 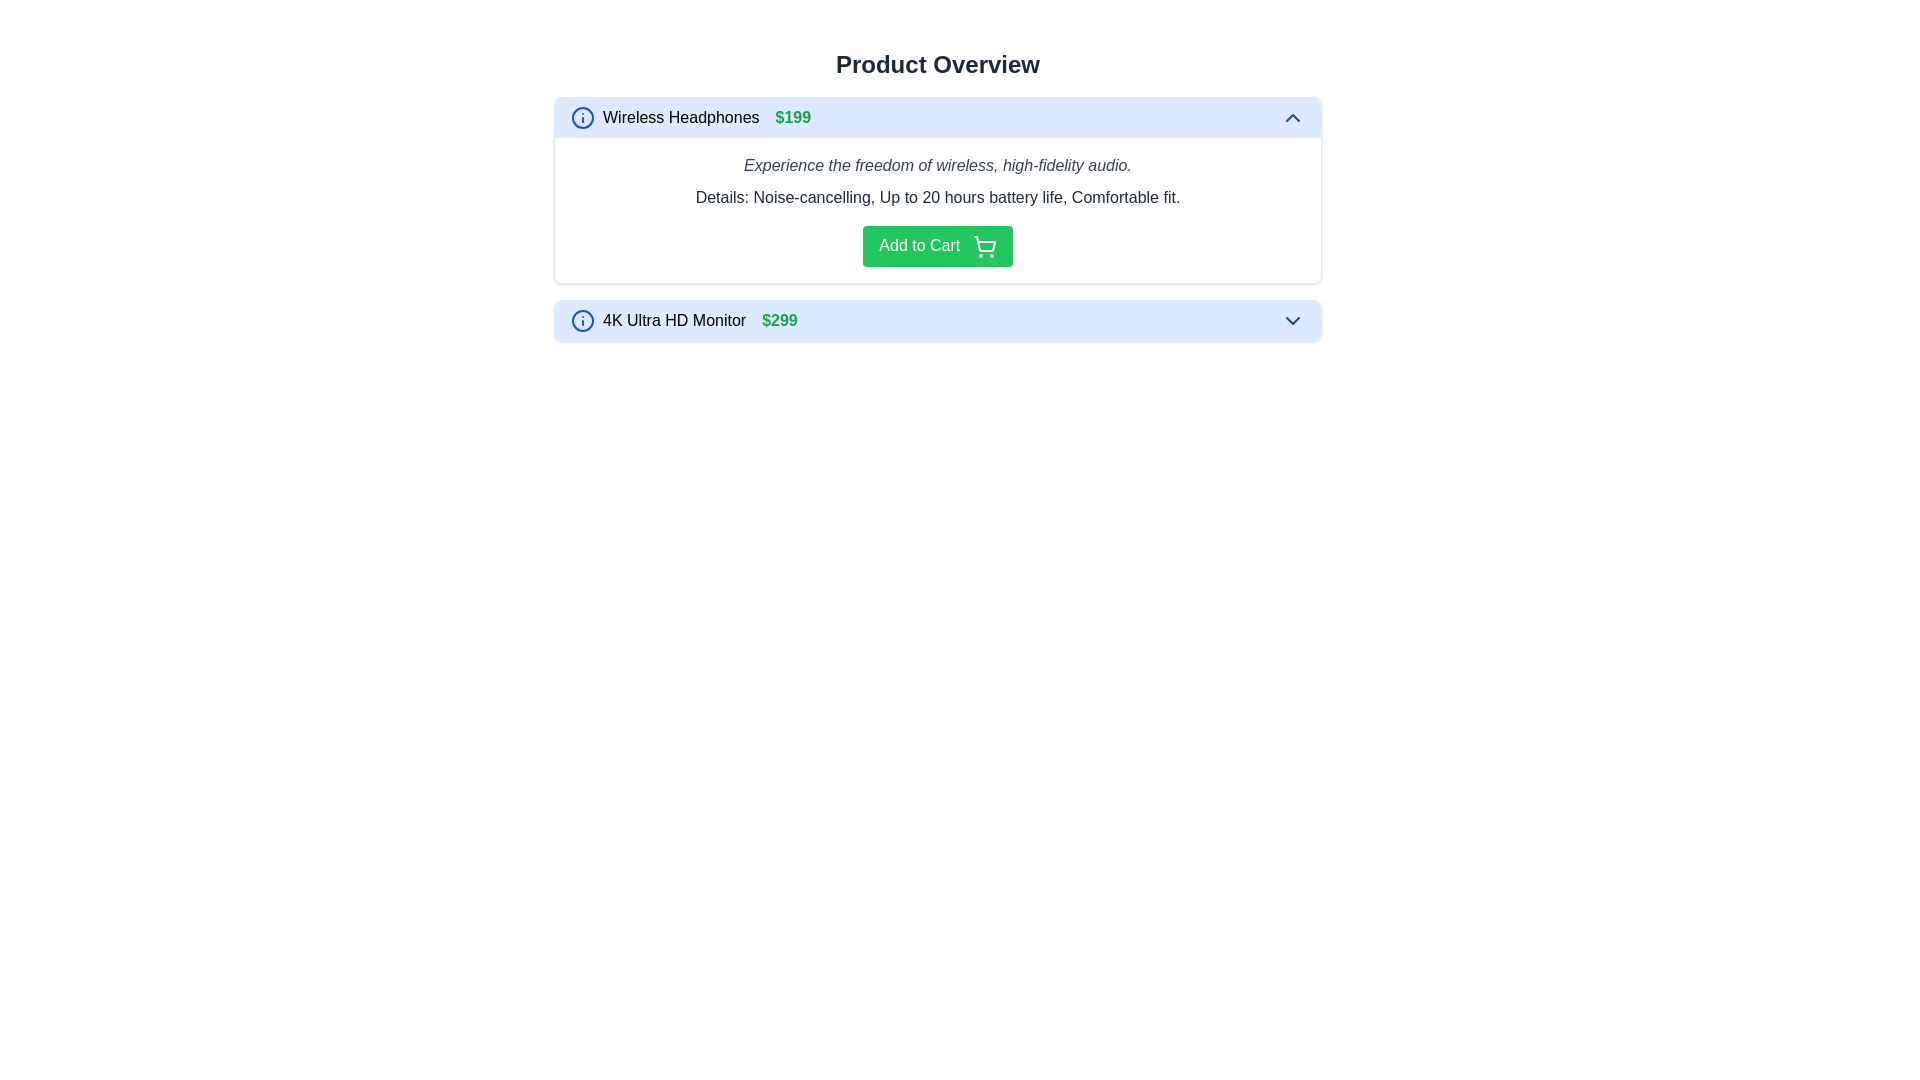 What do you see at coordinates (691, 118) in the screenshot?
I see `the text-based component displaying the product title 'Wireless Headphones' and its price '$199' in the 'Product Overview' section` at bounding box center [691, 118].